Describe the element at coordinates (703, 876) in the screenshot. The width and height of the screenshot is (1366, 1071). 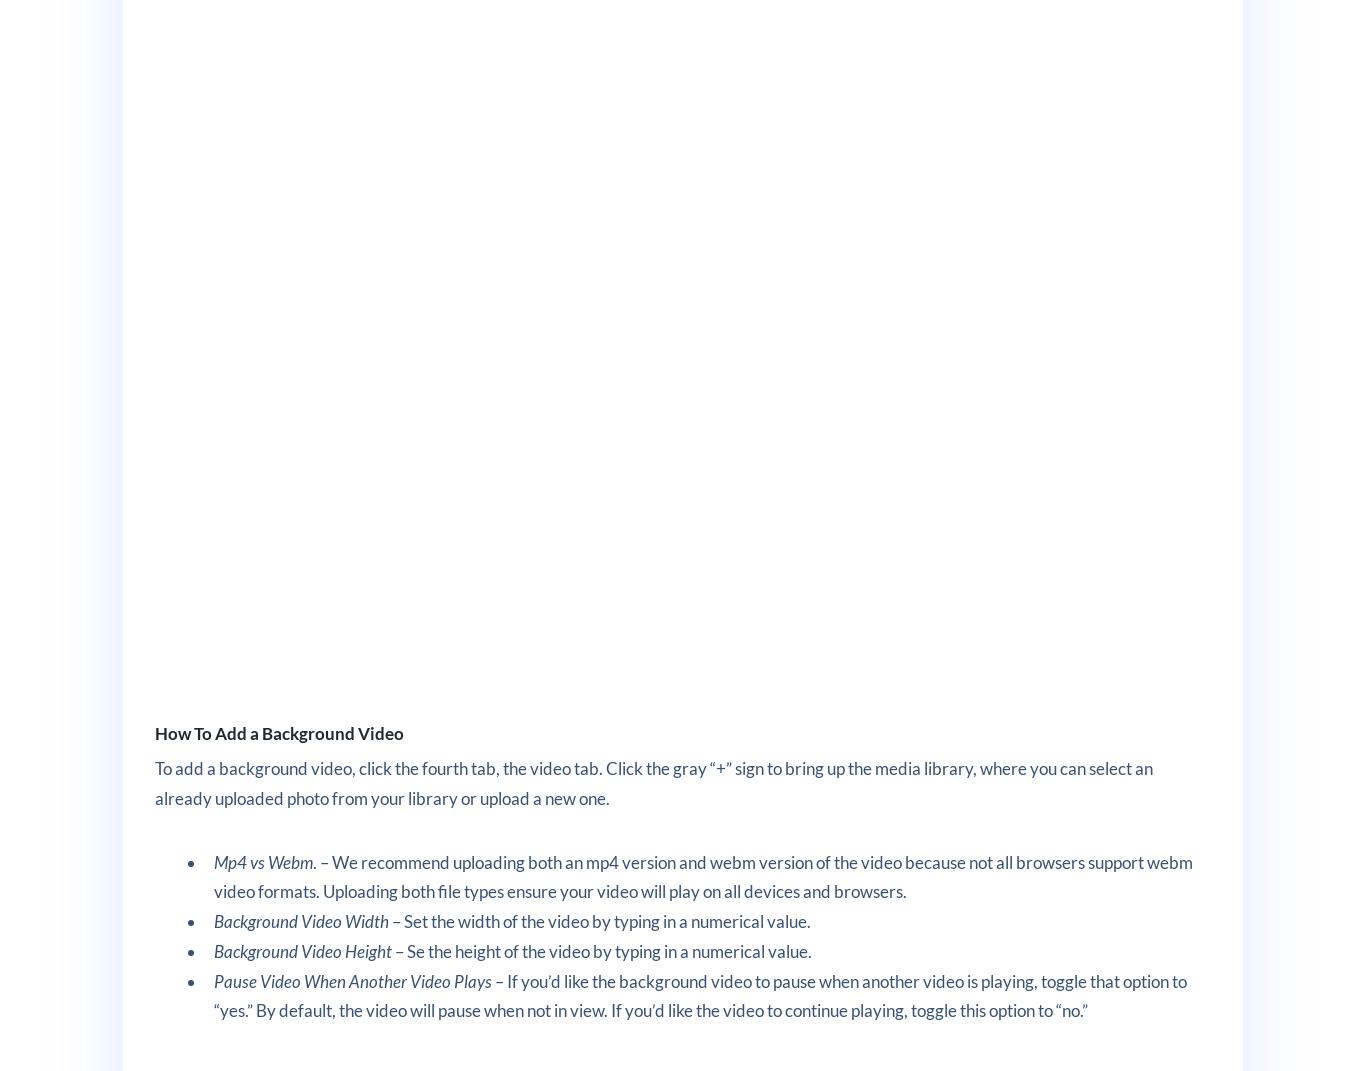
I see `'. – We recommend uploading both an mp4 version and webm version of the video because not all browsers support webm video formats. Uploading both file types ensure your video will play on all devices and browsers.'` at that location.